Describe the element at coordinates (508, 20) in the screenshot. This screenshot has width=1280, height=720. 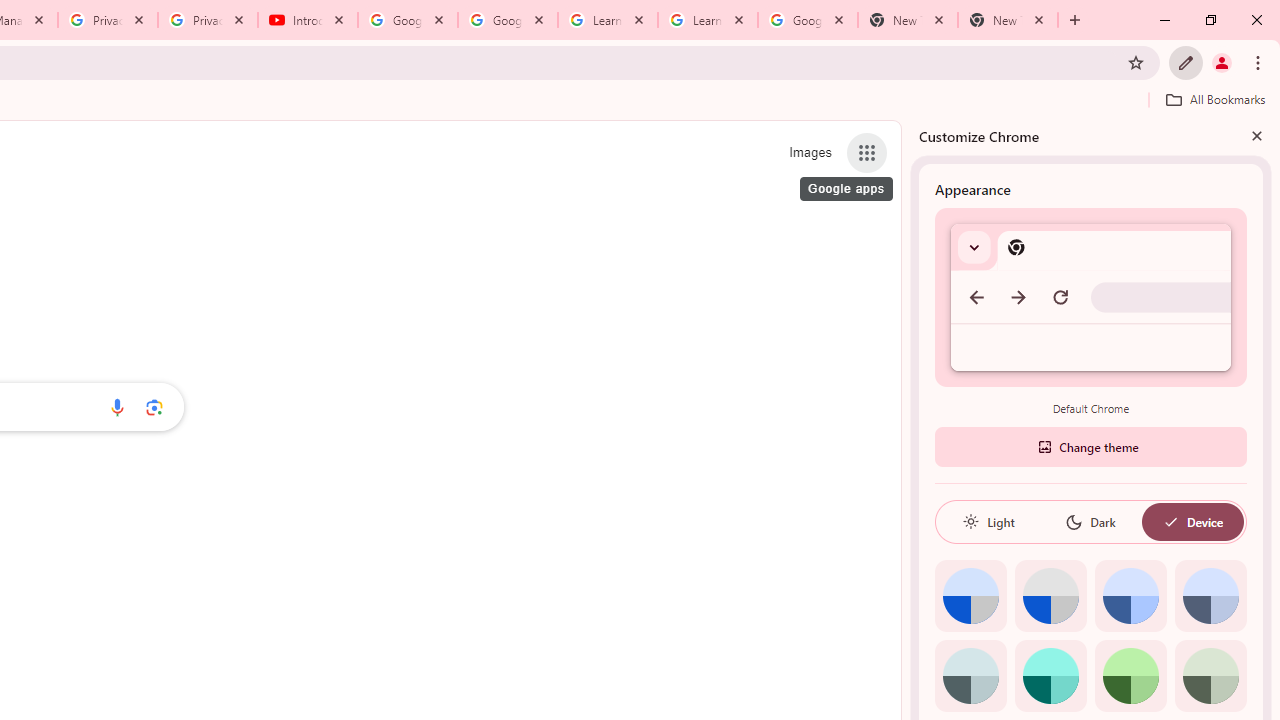
I see `'Google Account Help'` at that location.